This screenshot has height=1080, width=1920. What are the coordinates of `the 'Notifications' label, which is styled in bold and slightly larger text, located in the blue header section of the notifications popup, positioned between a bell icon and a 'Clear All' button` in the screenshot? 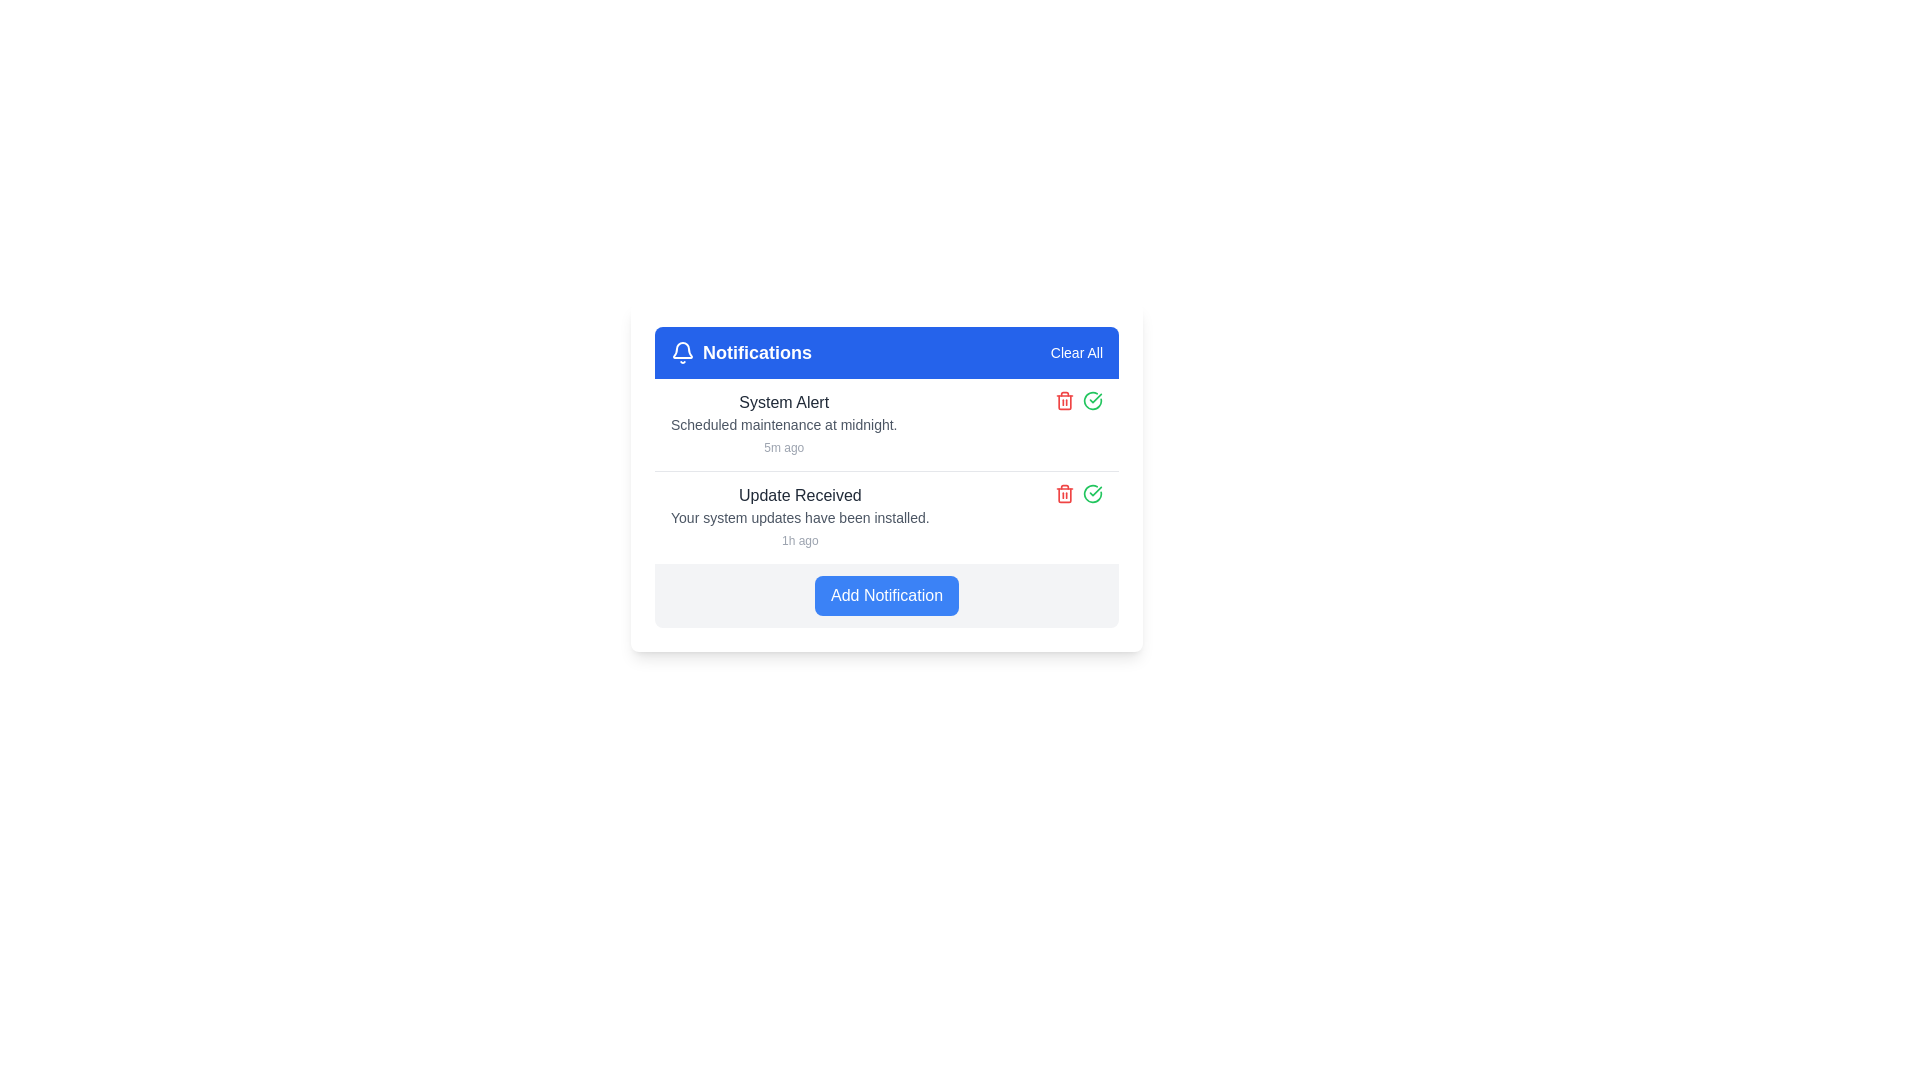 It's located at (756, 352).